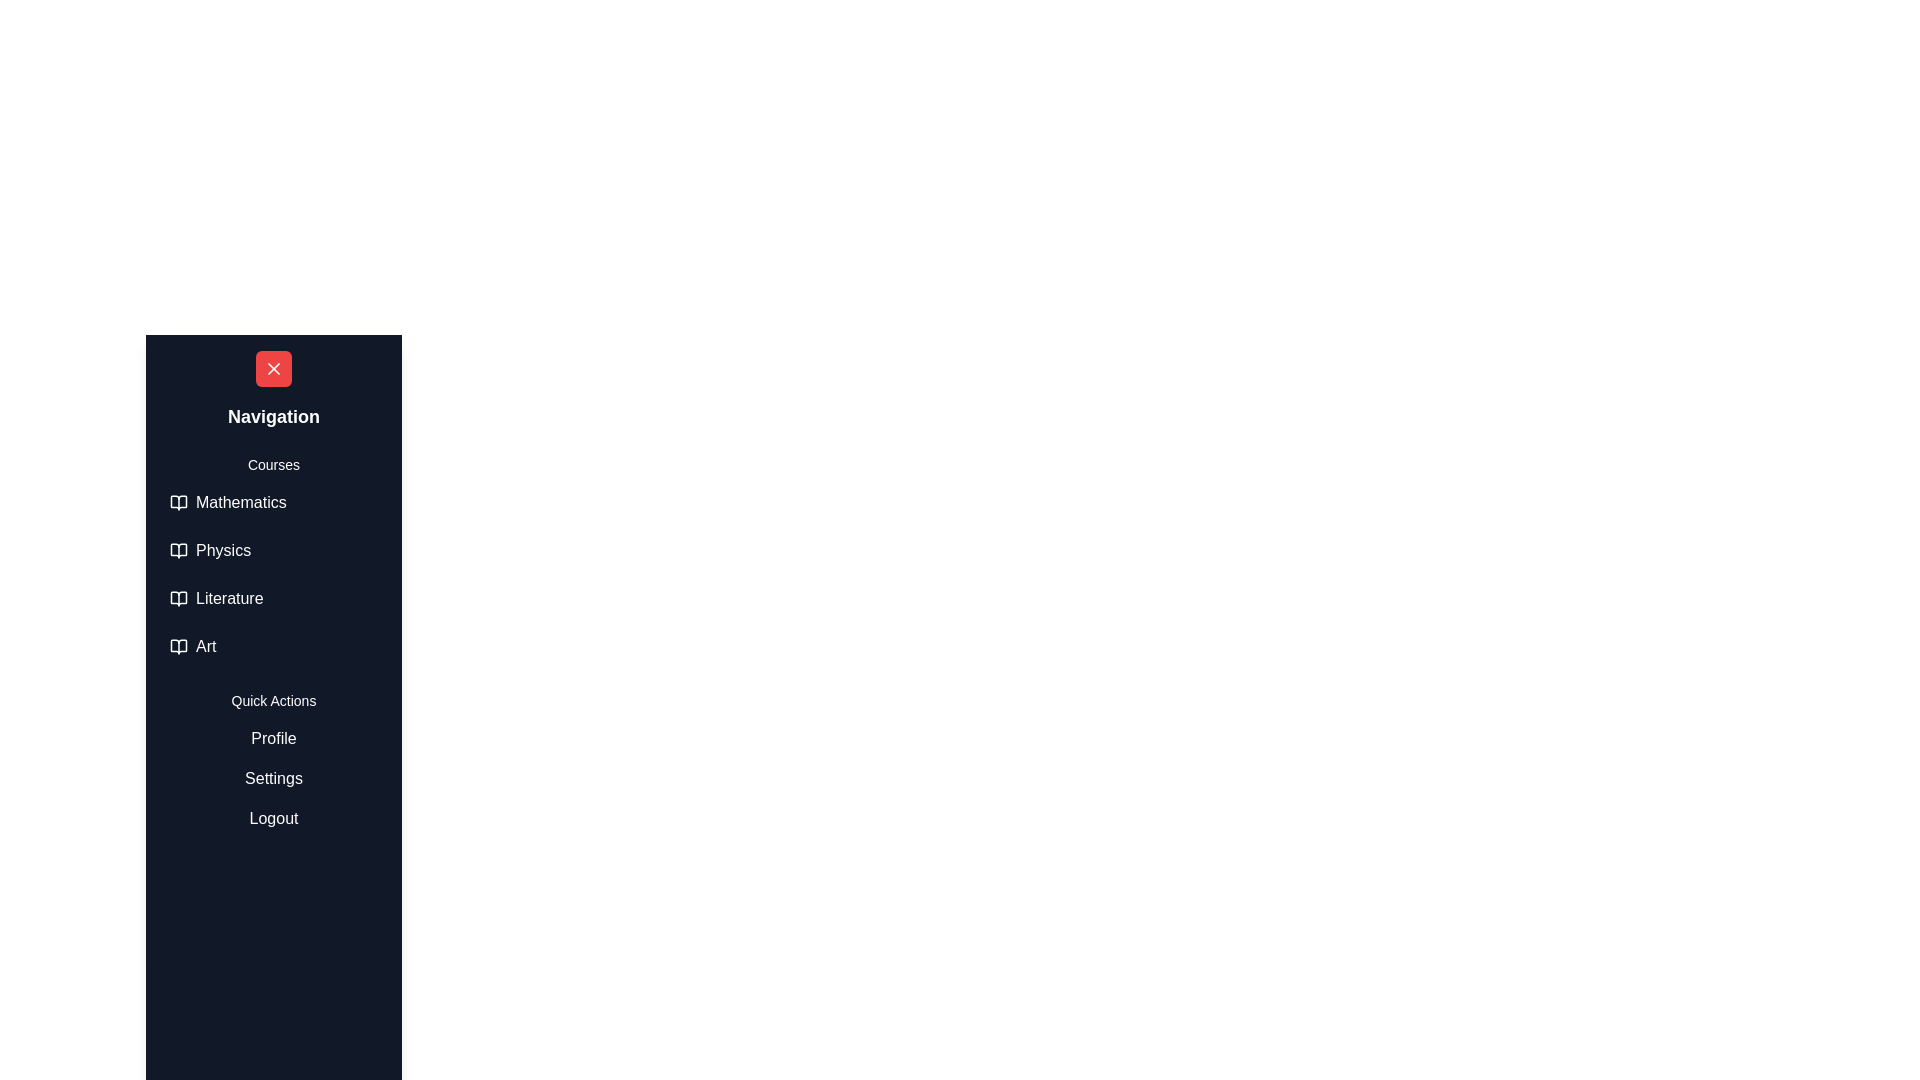 The image size is (1920, 1080). I want to click on the Static Text Label that displays the word 'Navigation' in white, positioned below the red close button in the sidebar, so click(272, 415).